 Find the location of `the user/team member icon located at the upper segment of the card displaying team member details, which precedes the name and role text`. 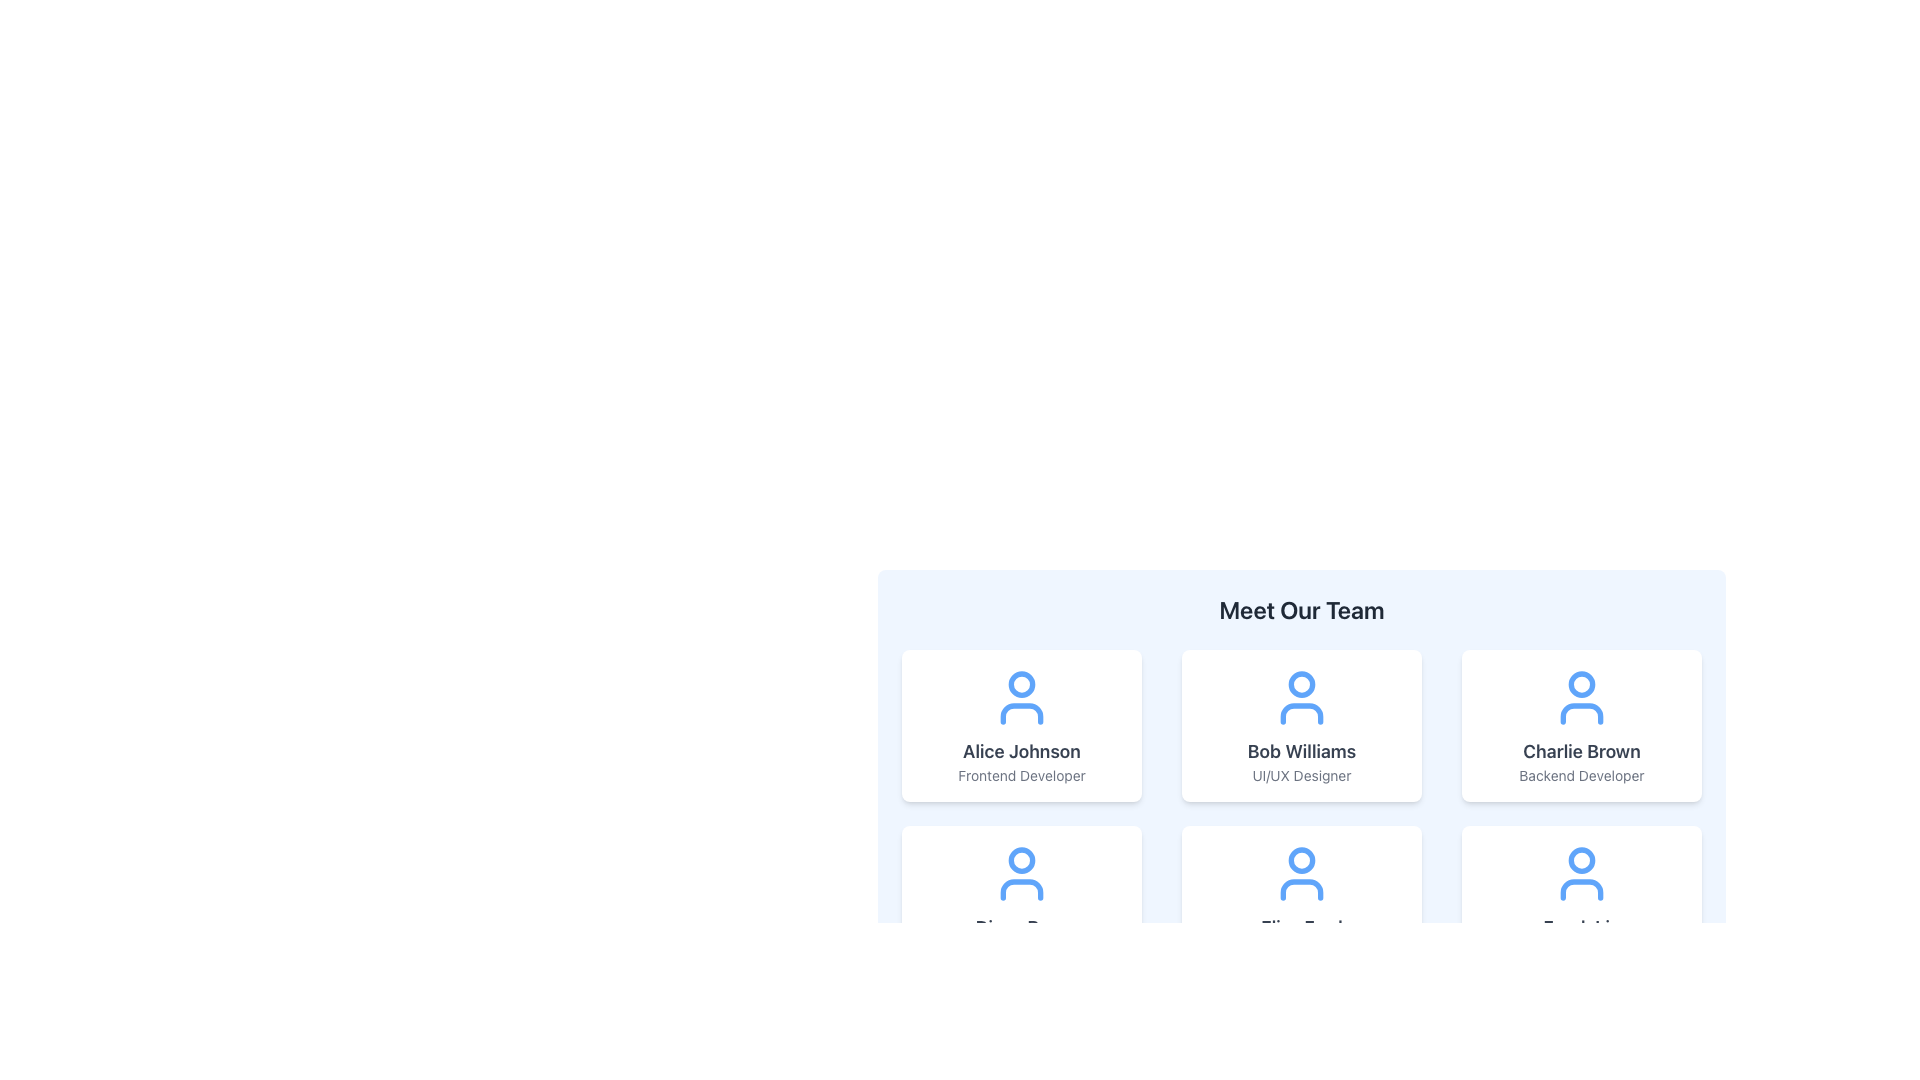

the user/team member icon located at the upper segment of the card displaying team member details, which precedes the name and role text is located at coordinates (1022, 873).